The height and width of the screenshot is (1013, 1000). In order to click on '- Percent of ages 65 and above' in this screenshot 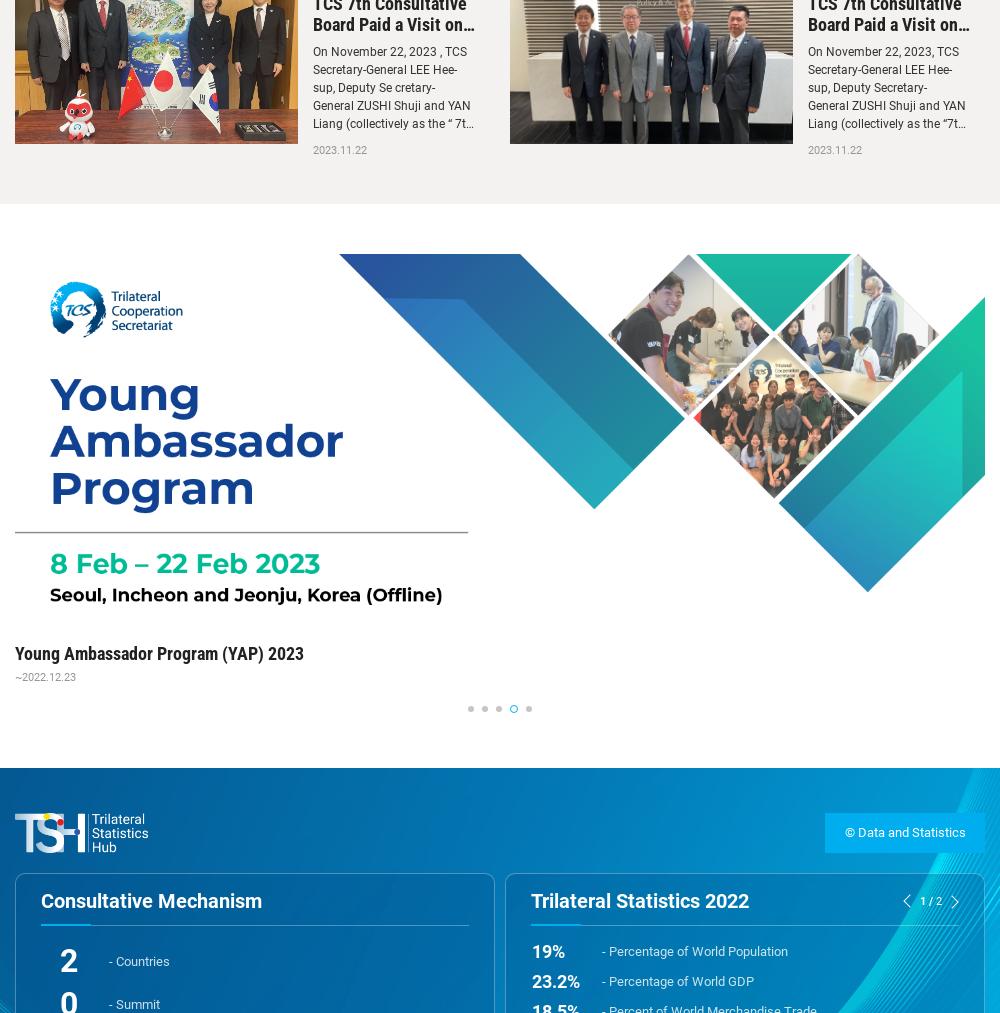, I will do `click(601, 891)`.